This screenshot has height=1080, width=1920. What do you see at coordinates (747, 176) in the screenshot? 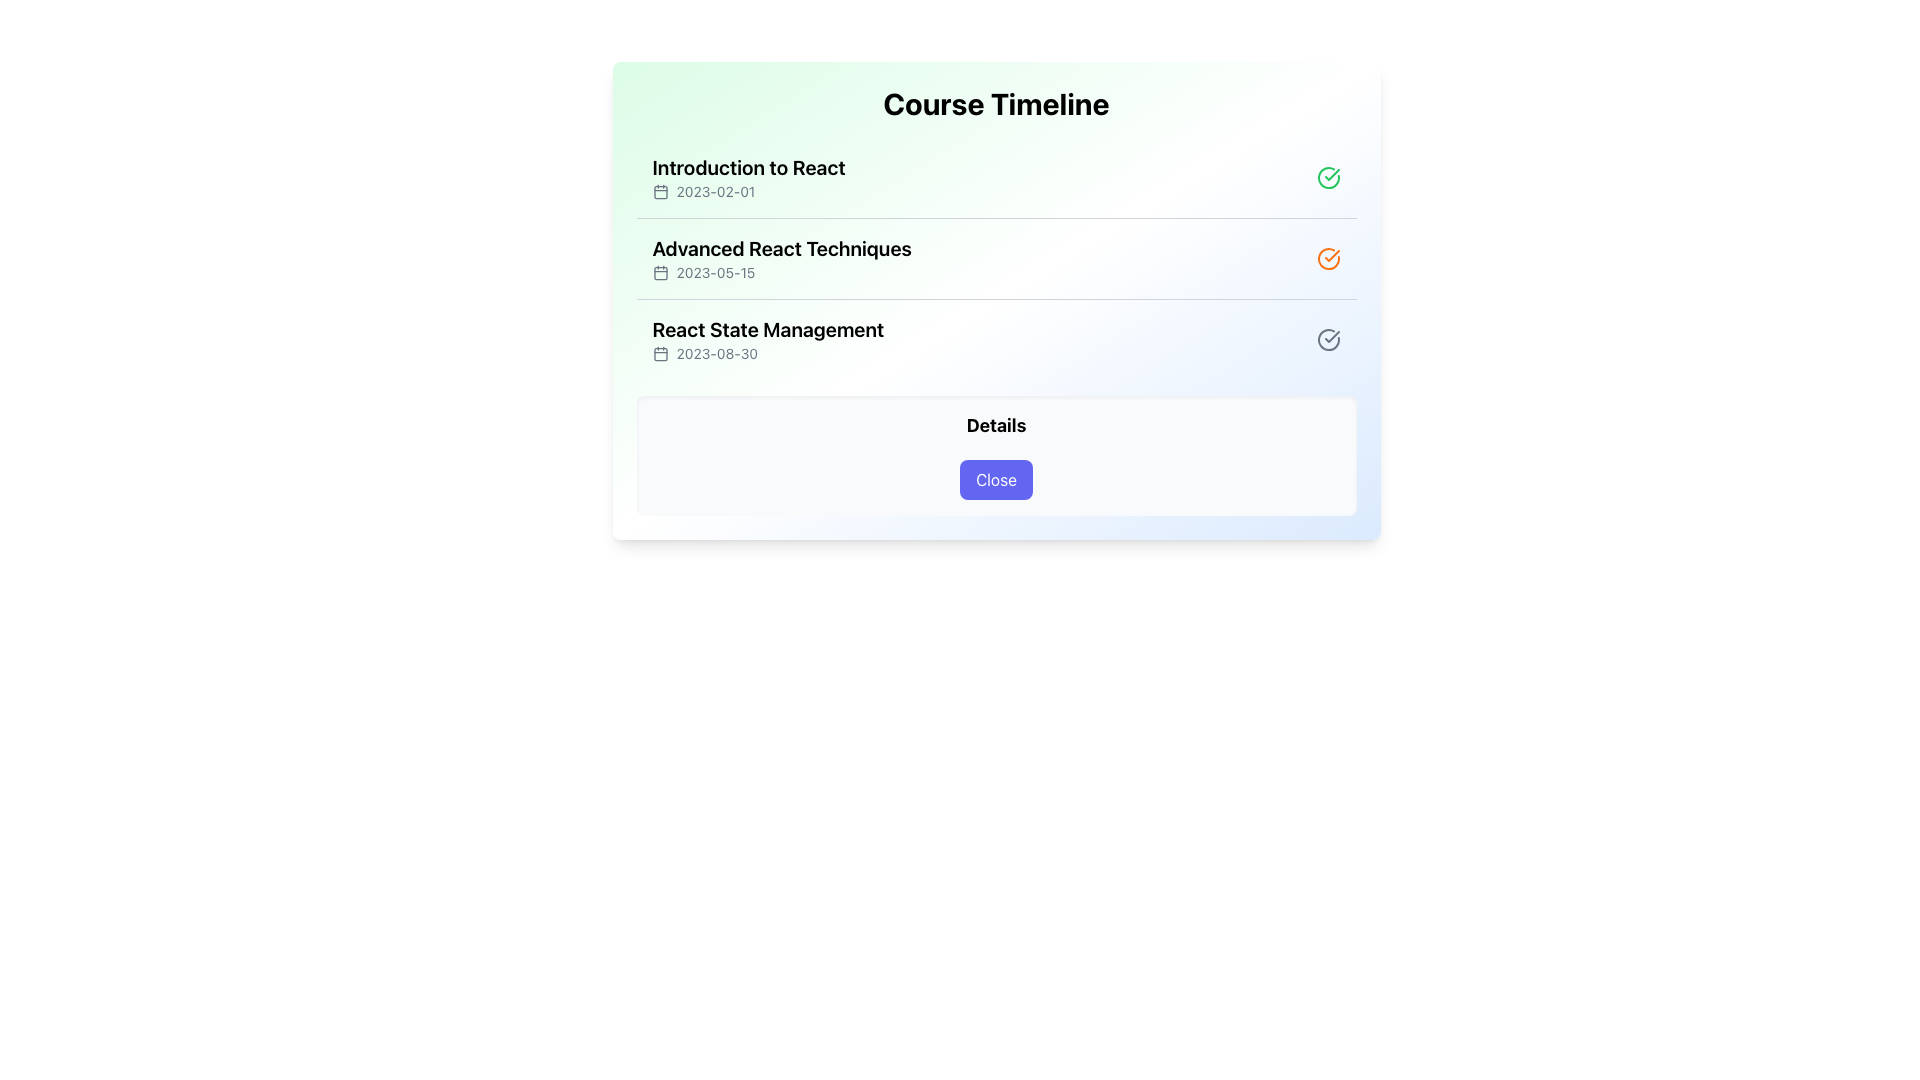
I see `the first item in the course timeline list, which includes a title and date, located just below the 'Course Timeline' heading` at bounding box center [747, 176].